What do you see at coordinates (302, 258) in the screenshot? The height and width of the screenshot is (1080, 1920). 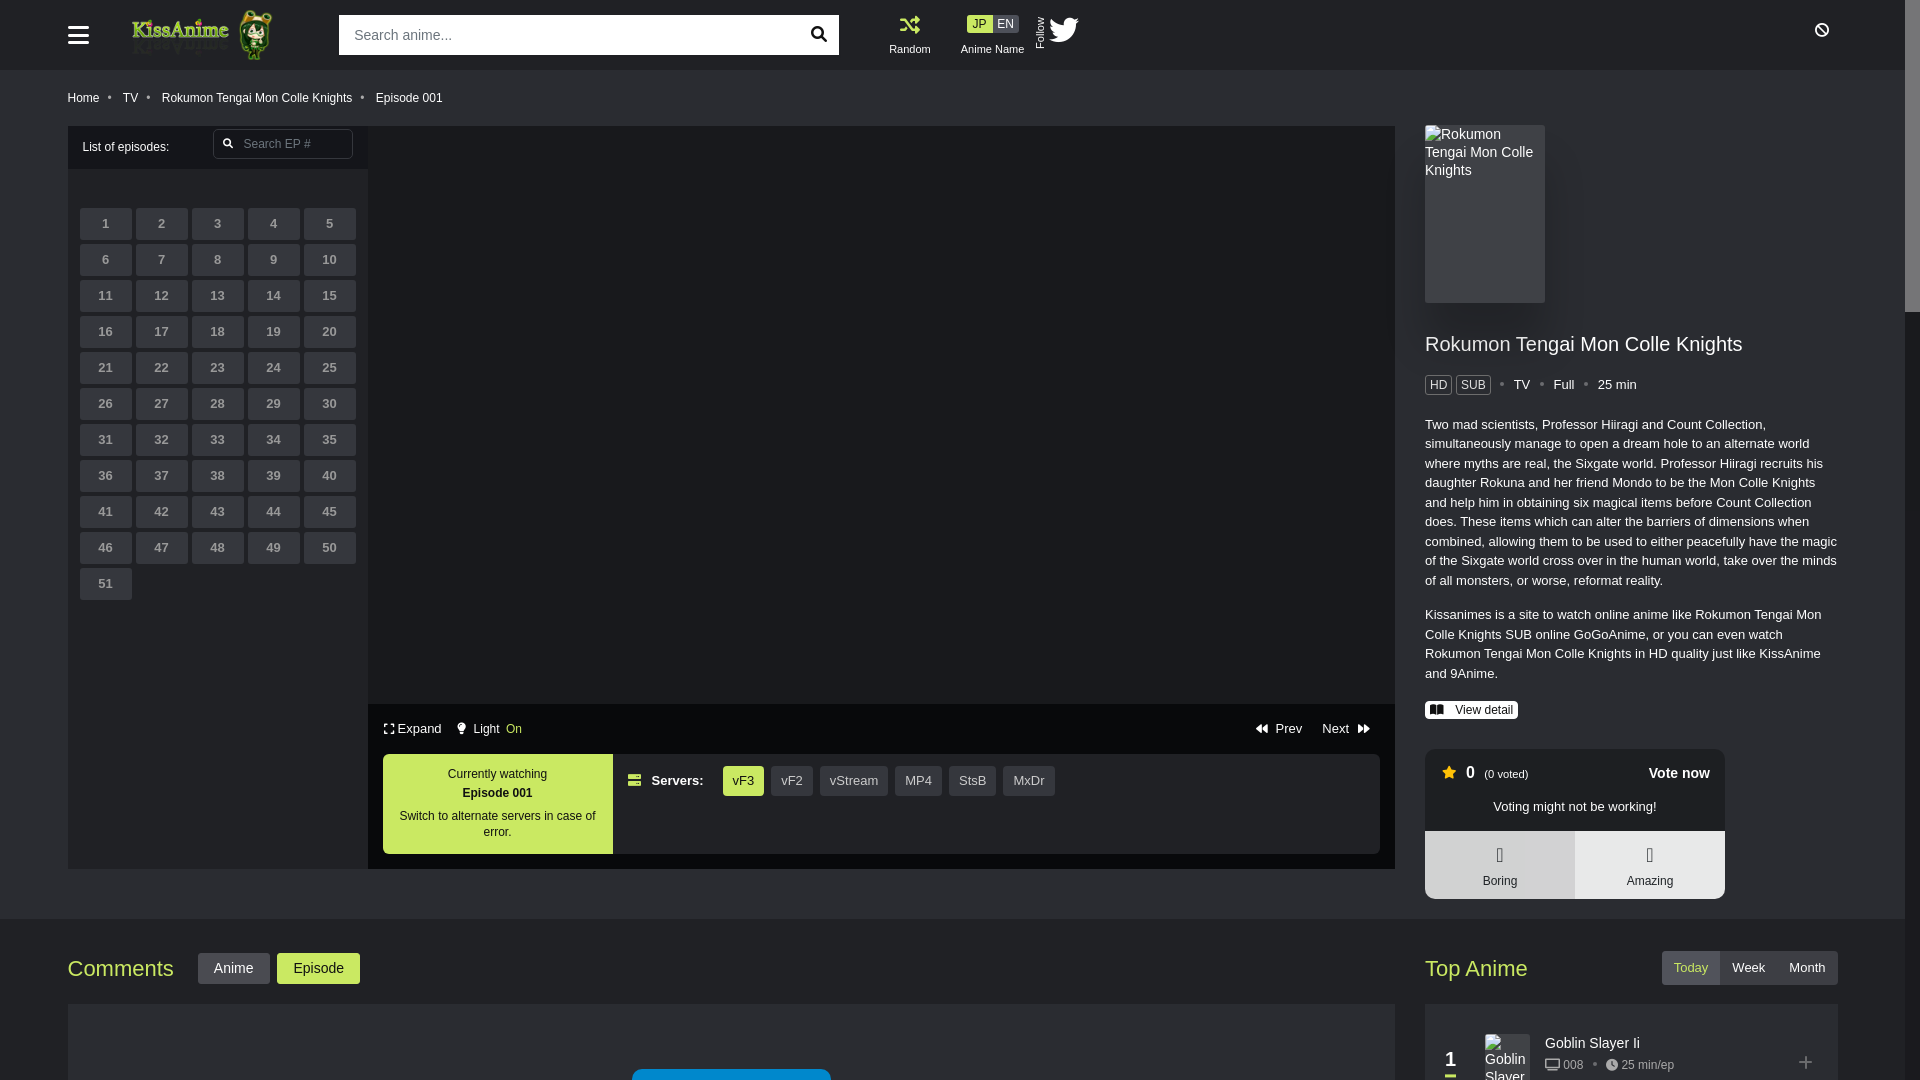 I see `'10'` at bounding box center [302, 258].